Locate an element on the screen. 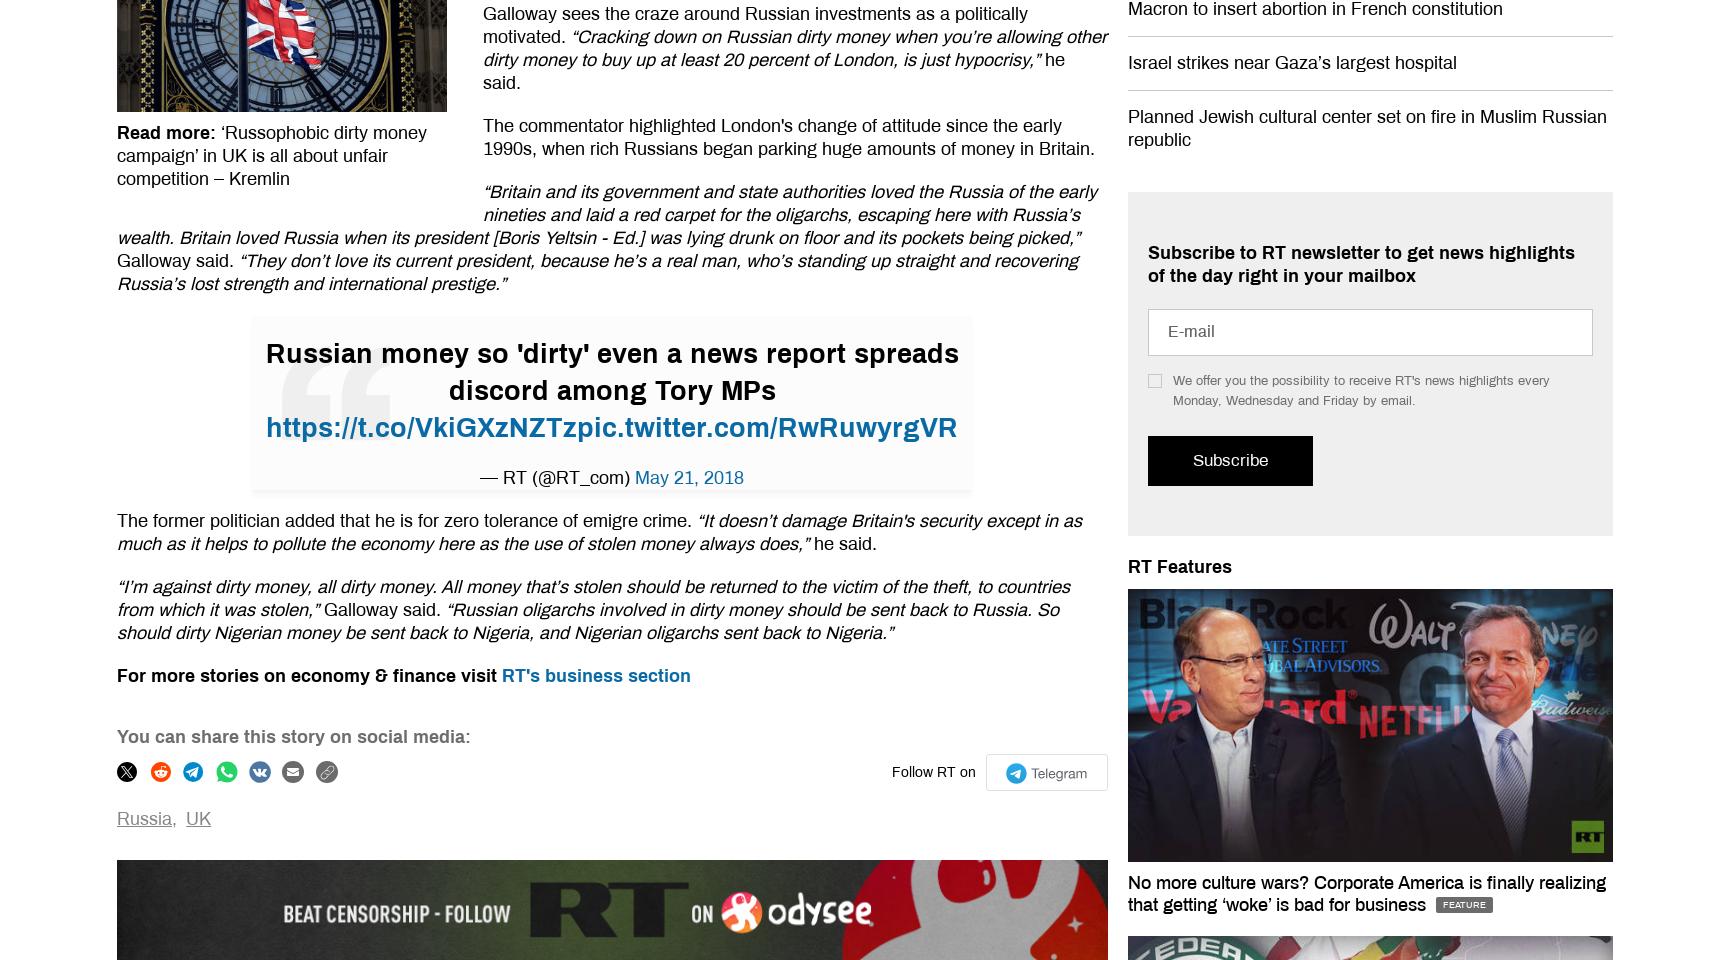 The width and height of the screenshot is (1730, 960). '‘Russophobic dirty money campaign’ in UK is all about unfair competition – Kremlin' is located at coordinates (270, 154).